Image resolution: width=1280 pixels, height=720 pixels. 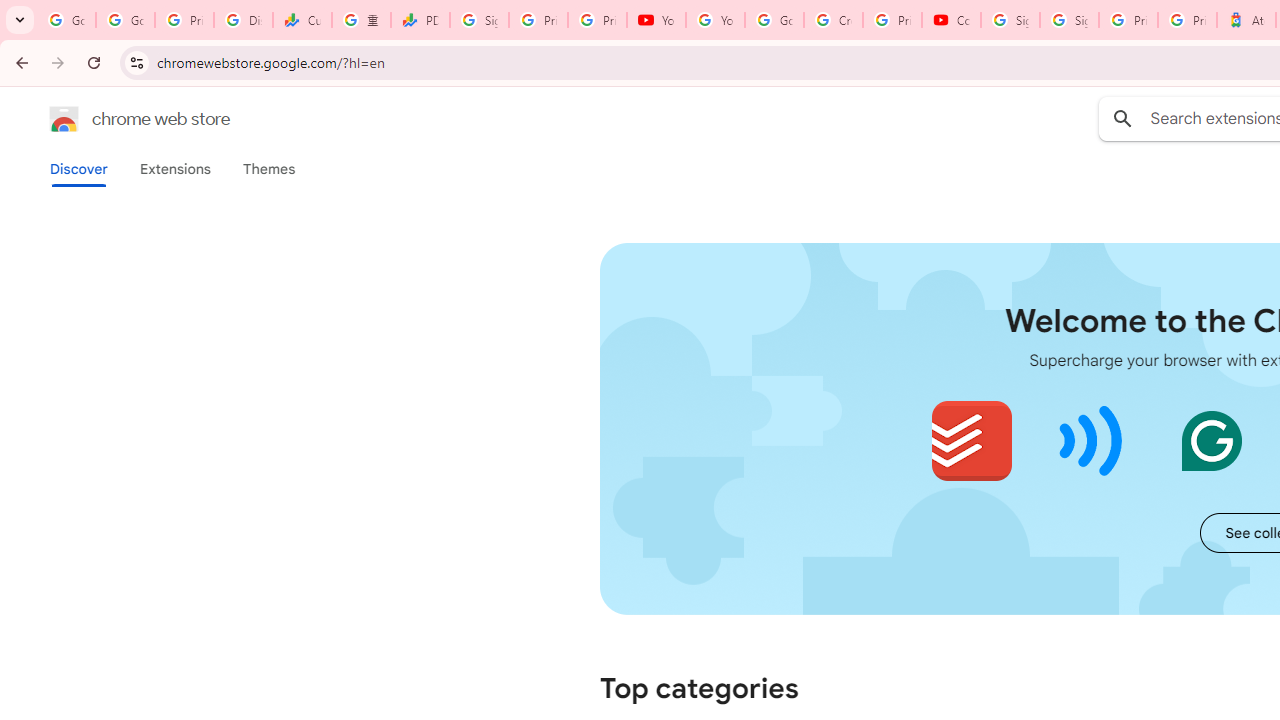 What do you see at coordinates (268, 168) in the screenshot?
I see `'Themes'` at bounding box center [268, 168].